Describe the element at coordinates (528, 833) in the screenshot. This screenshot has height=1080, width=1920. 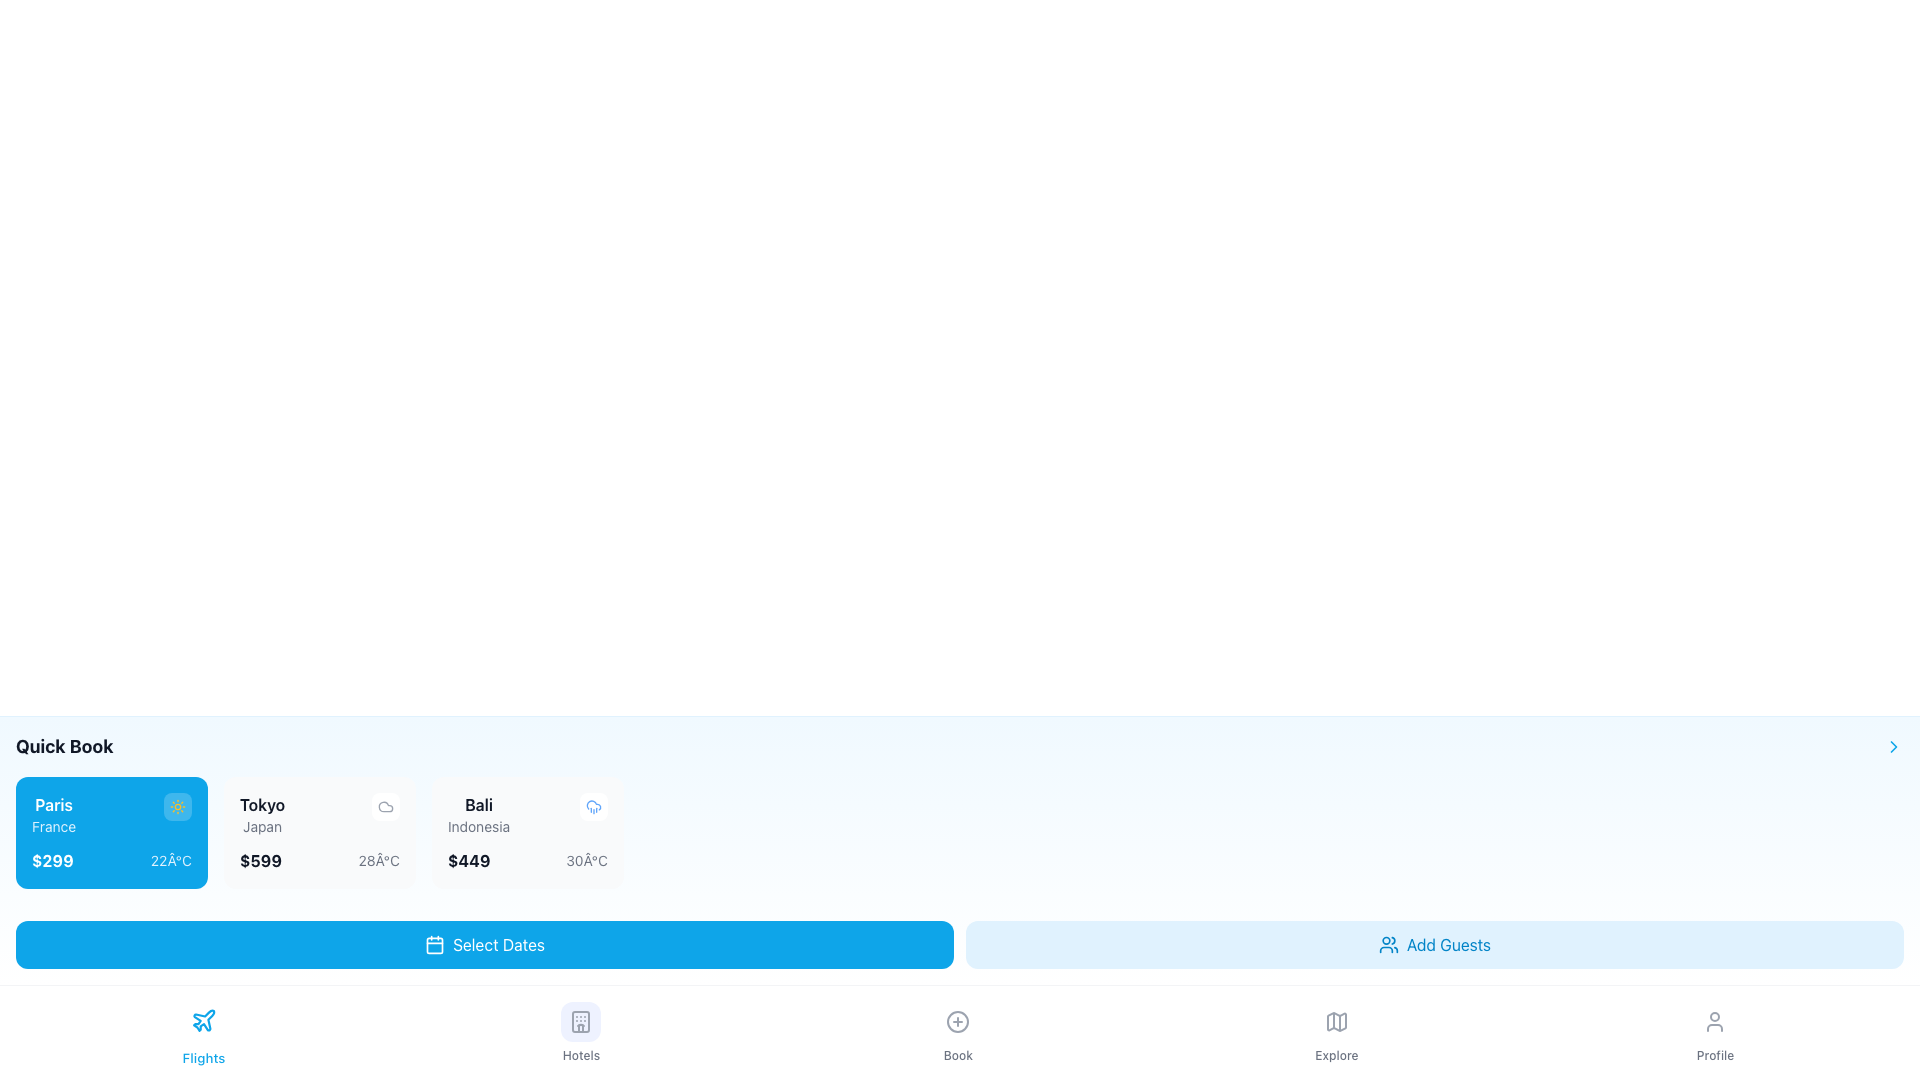
I see `the informational card titled 'Bali'` at that location.